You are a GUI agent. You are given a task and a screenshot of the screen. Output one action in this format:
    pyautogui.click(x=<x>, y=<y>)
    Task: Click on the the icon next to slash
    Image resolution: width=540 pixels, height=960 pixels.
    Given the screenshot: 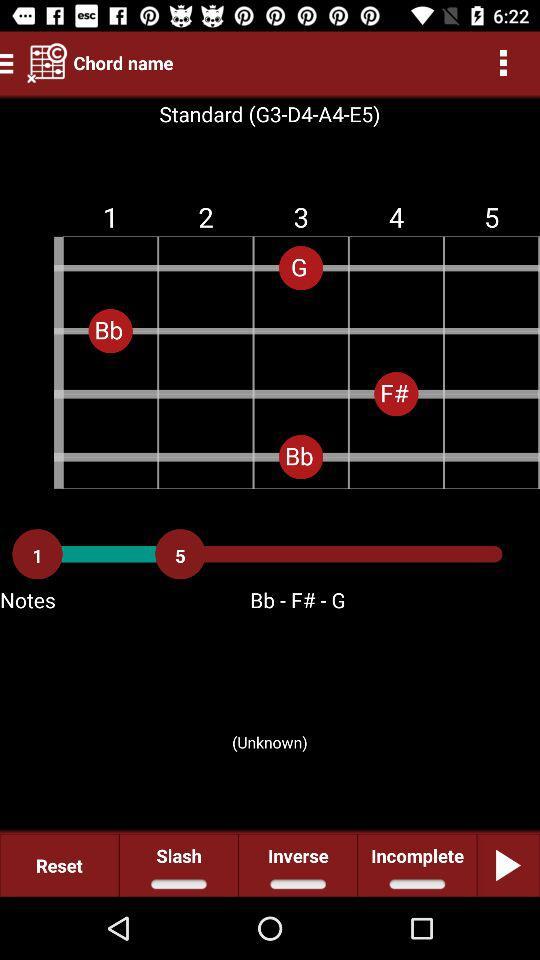 What is the action you would take?
    pyautogui.click(x=297, y=864)
    